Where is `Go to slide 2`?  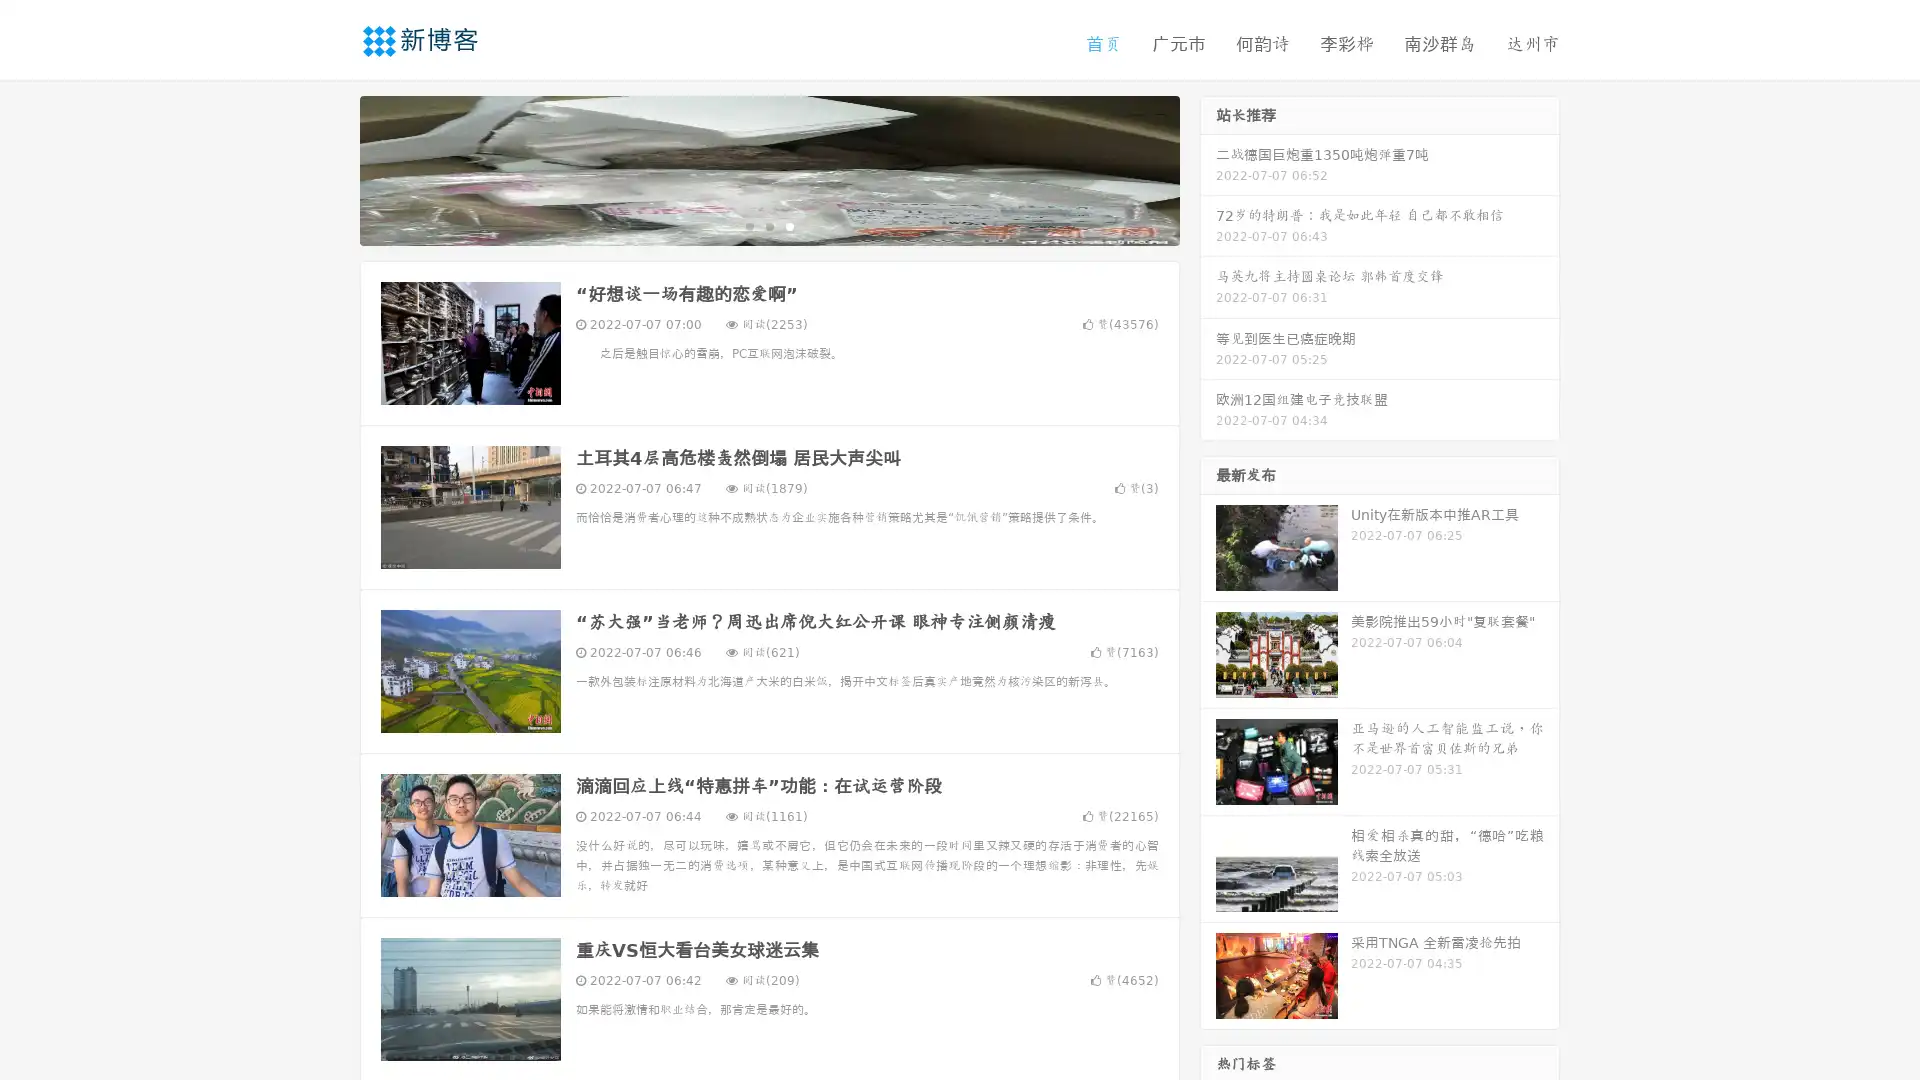
Go to slide 2 is located at coordinates (768, 225).